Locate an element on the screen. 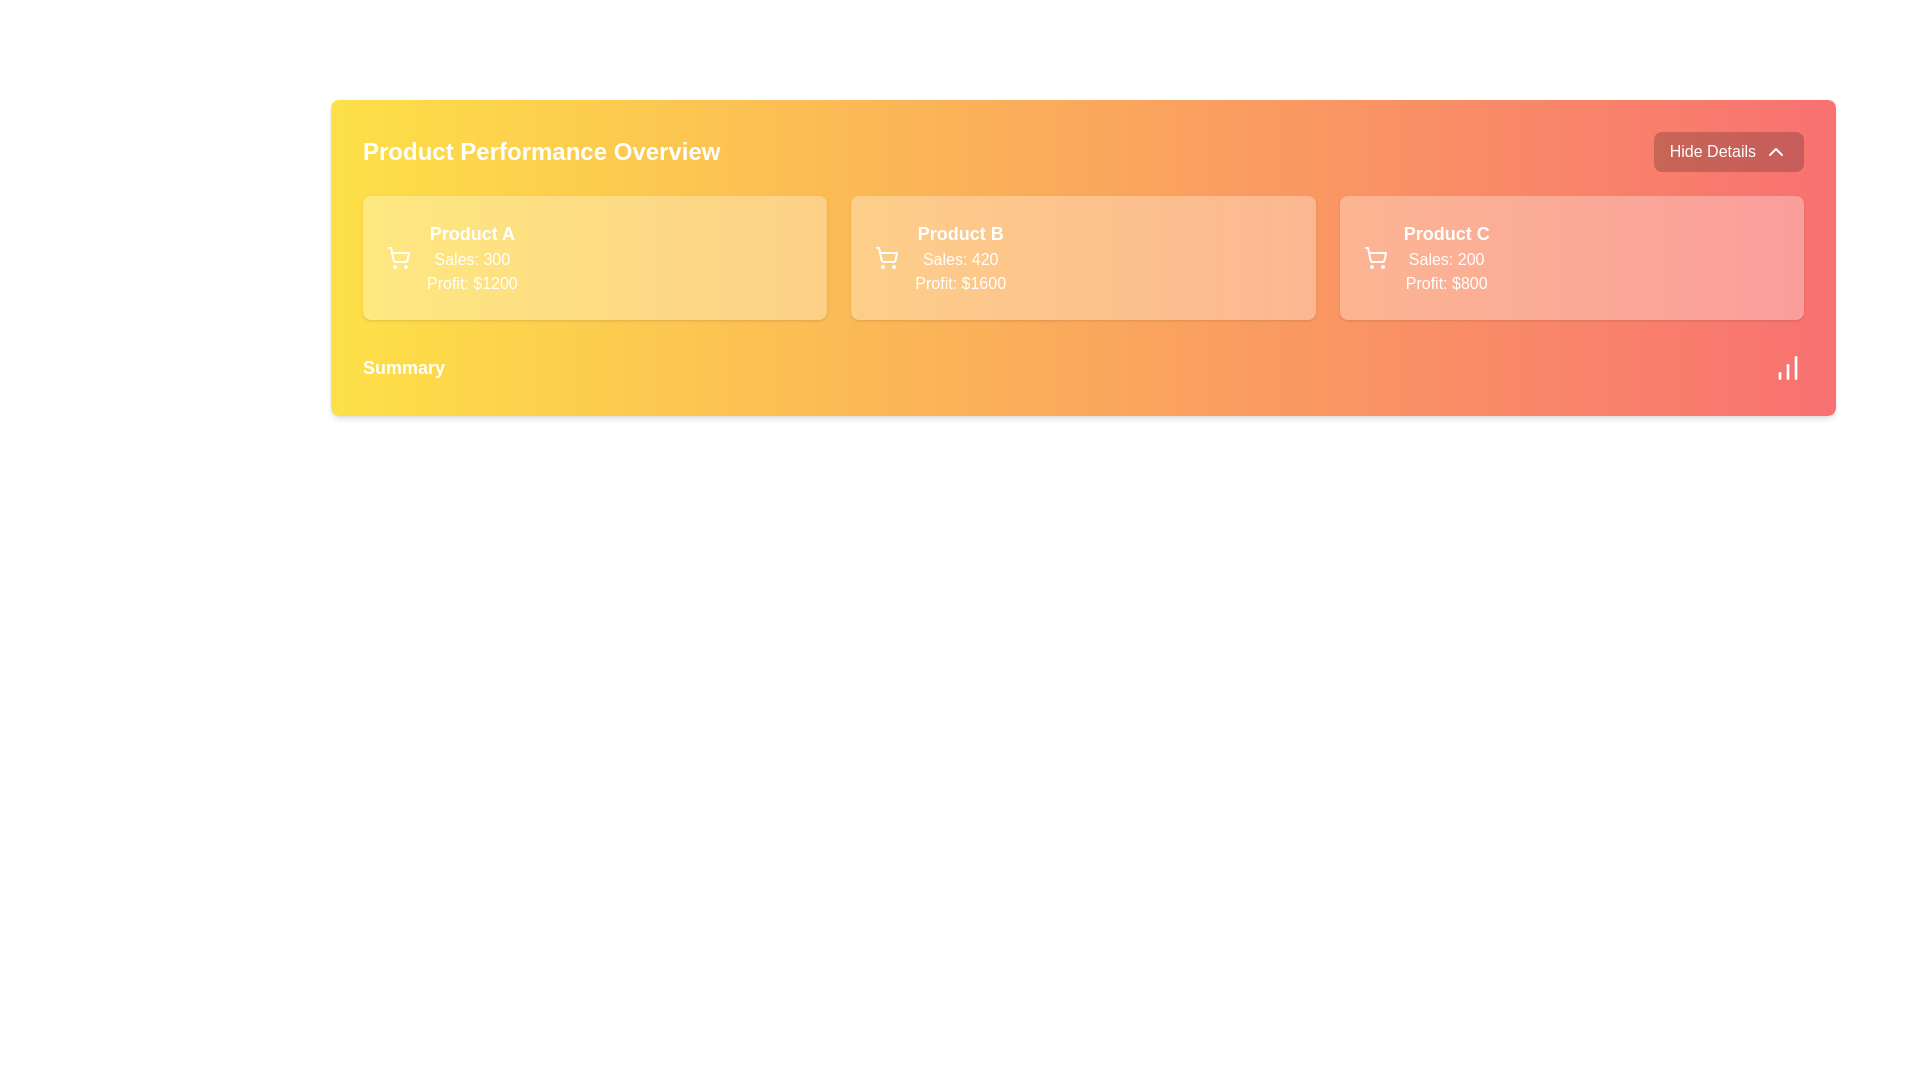 The width and height of the screenshot is (1920, 1080). the displayed information on the Information Card that summarizes data for 'Product A', located in the upper section of the interface is located at coordinates (594, 257).